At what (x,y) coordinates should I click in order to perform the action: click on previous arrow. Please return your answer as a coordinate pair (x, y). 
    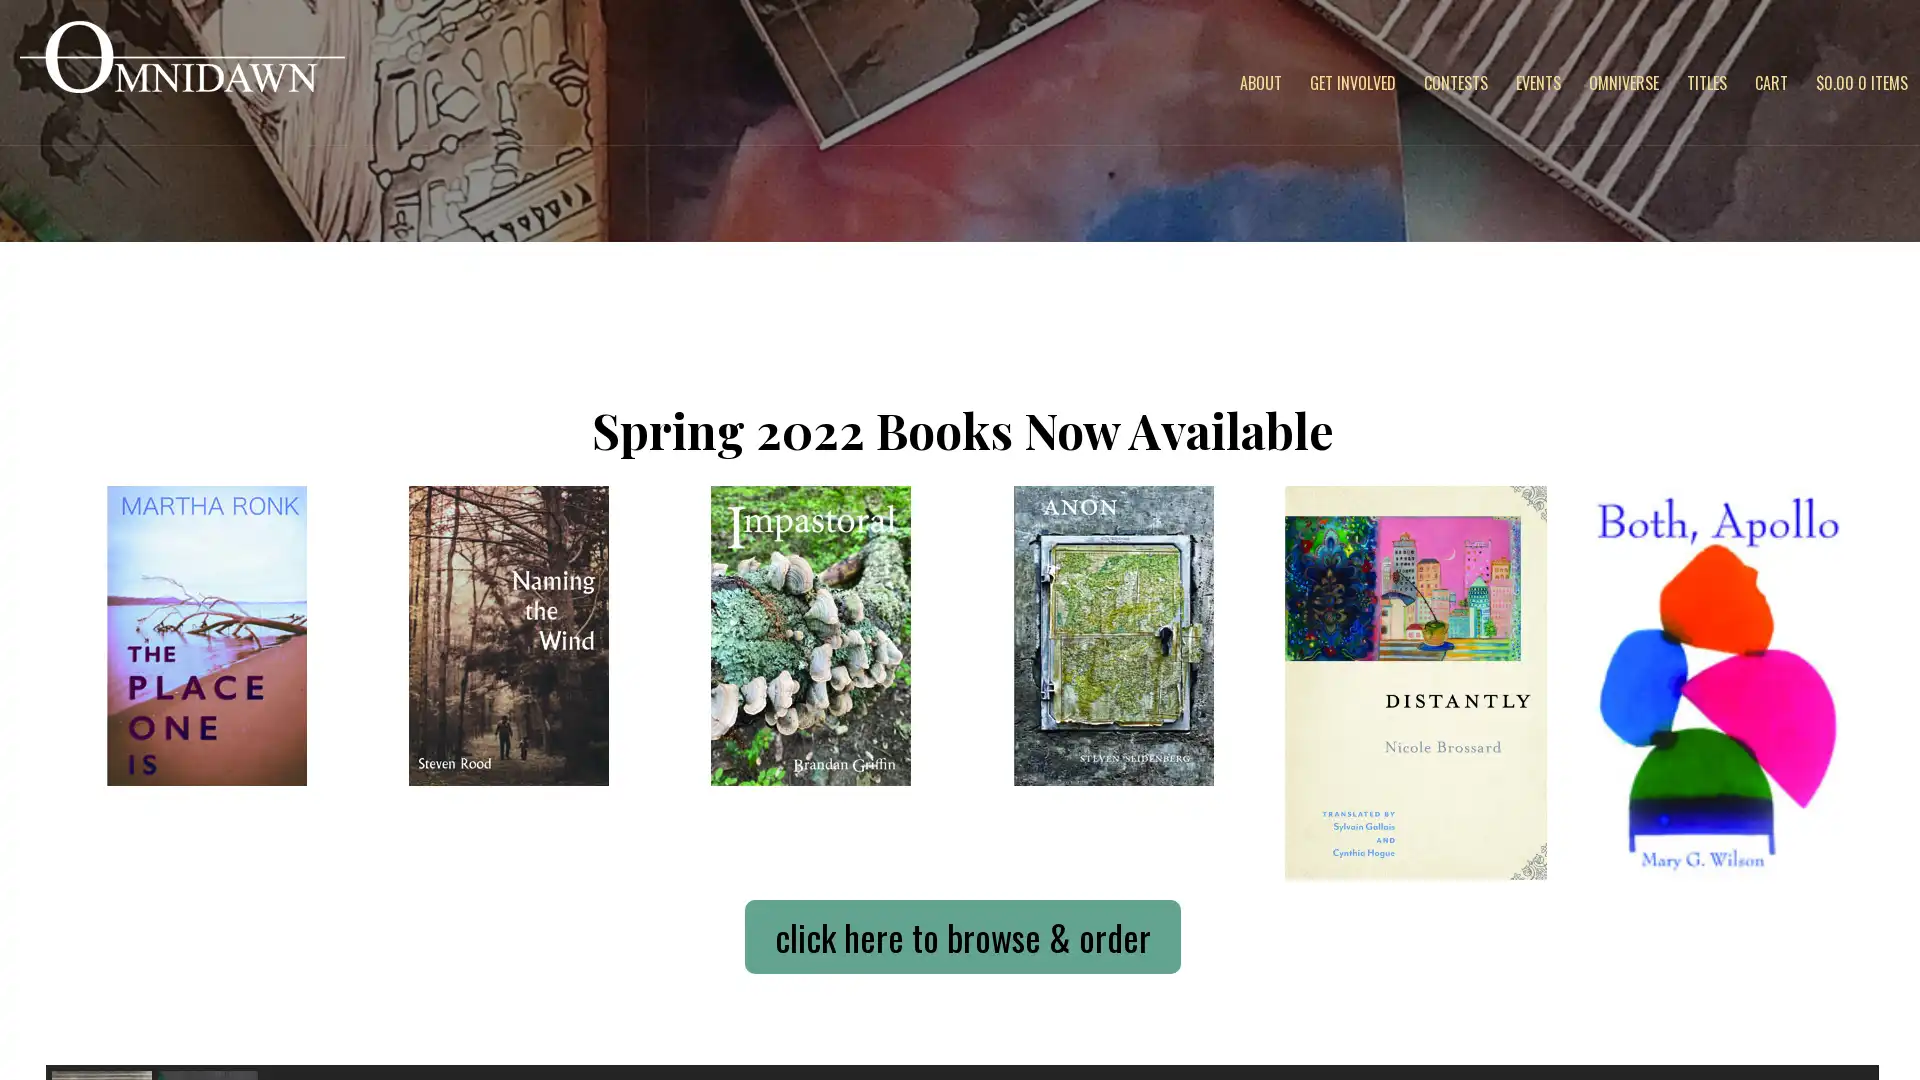
    Looking at the image, I should click on (75, 682).